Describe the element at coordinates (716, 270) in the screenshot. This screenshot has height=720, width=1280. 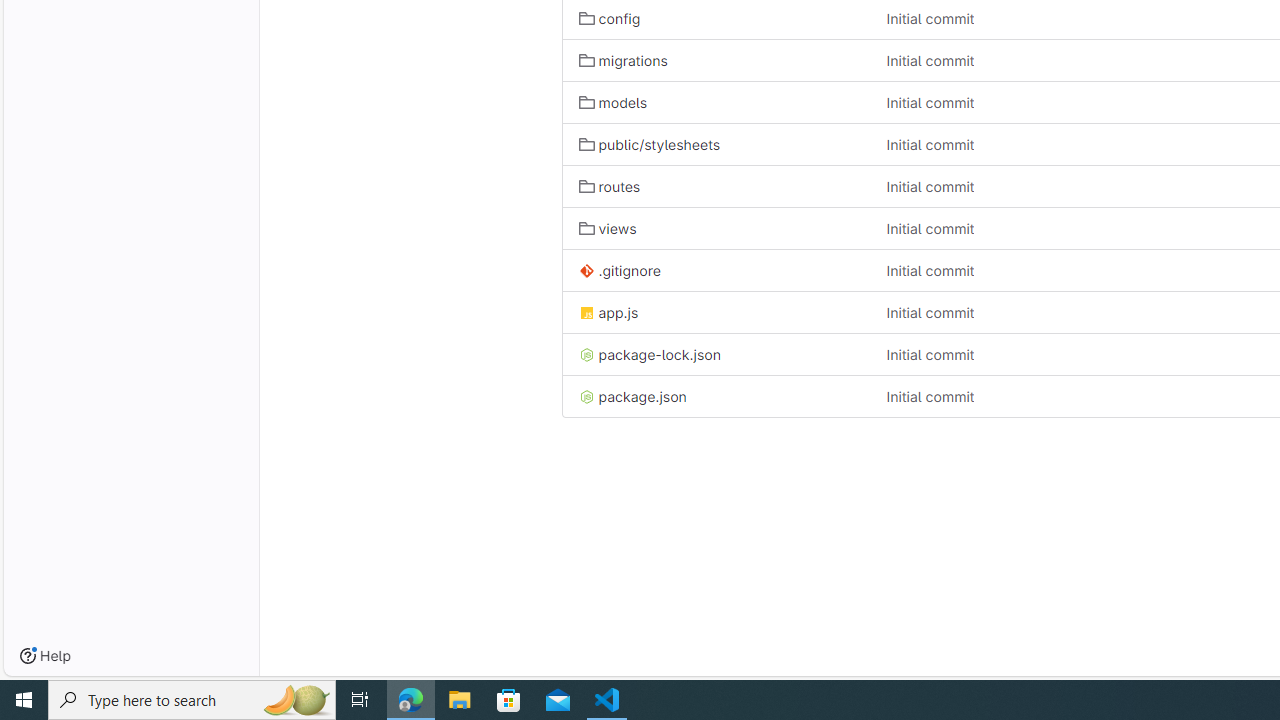
I see `'.gitignore'` at that location.